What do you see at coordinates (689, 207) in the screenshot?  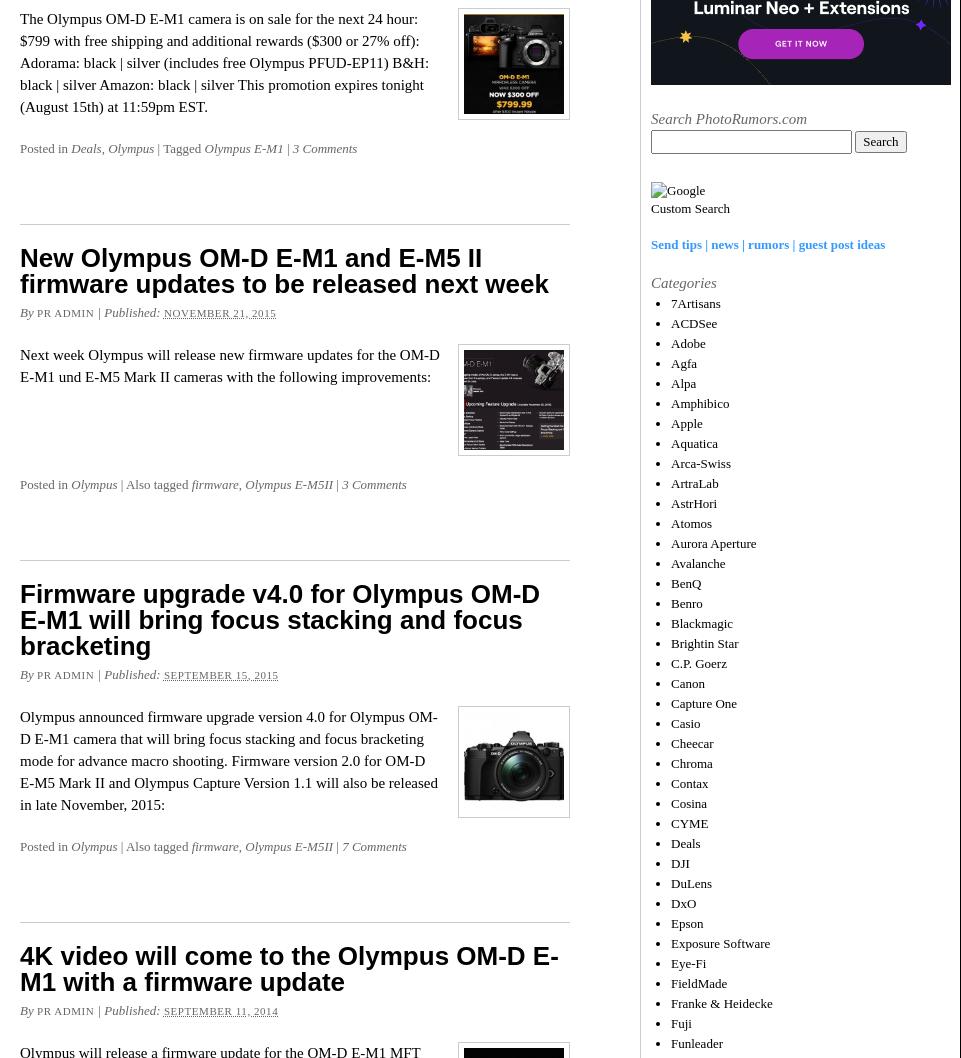 I see `'Custom Search'` at bounding box center [689, 207].